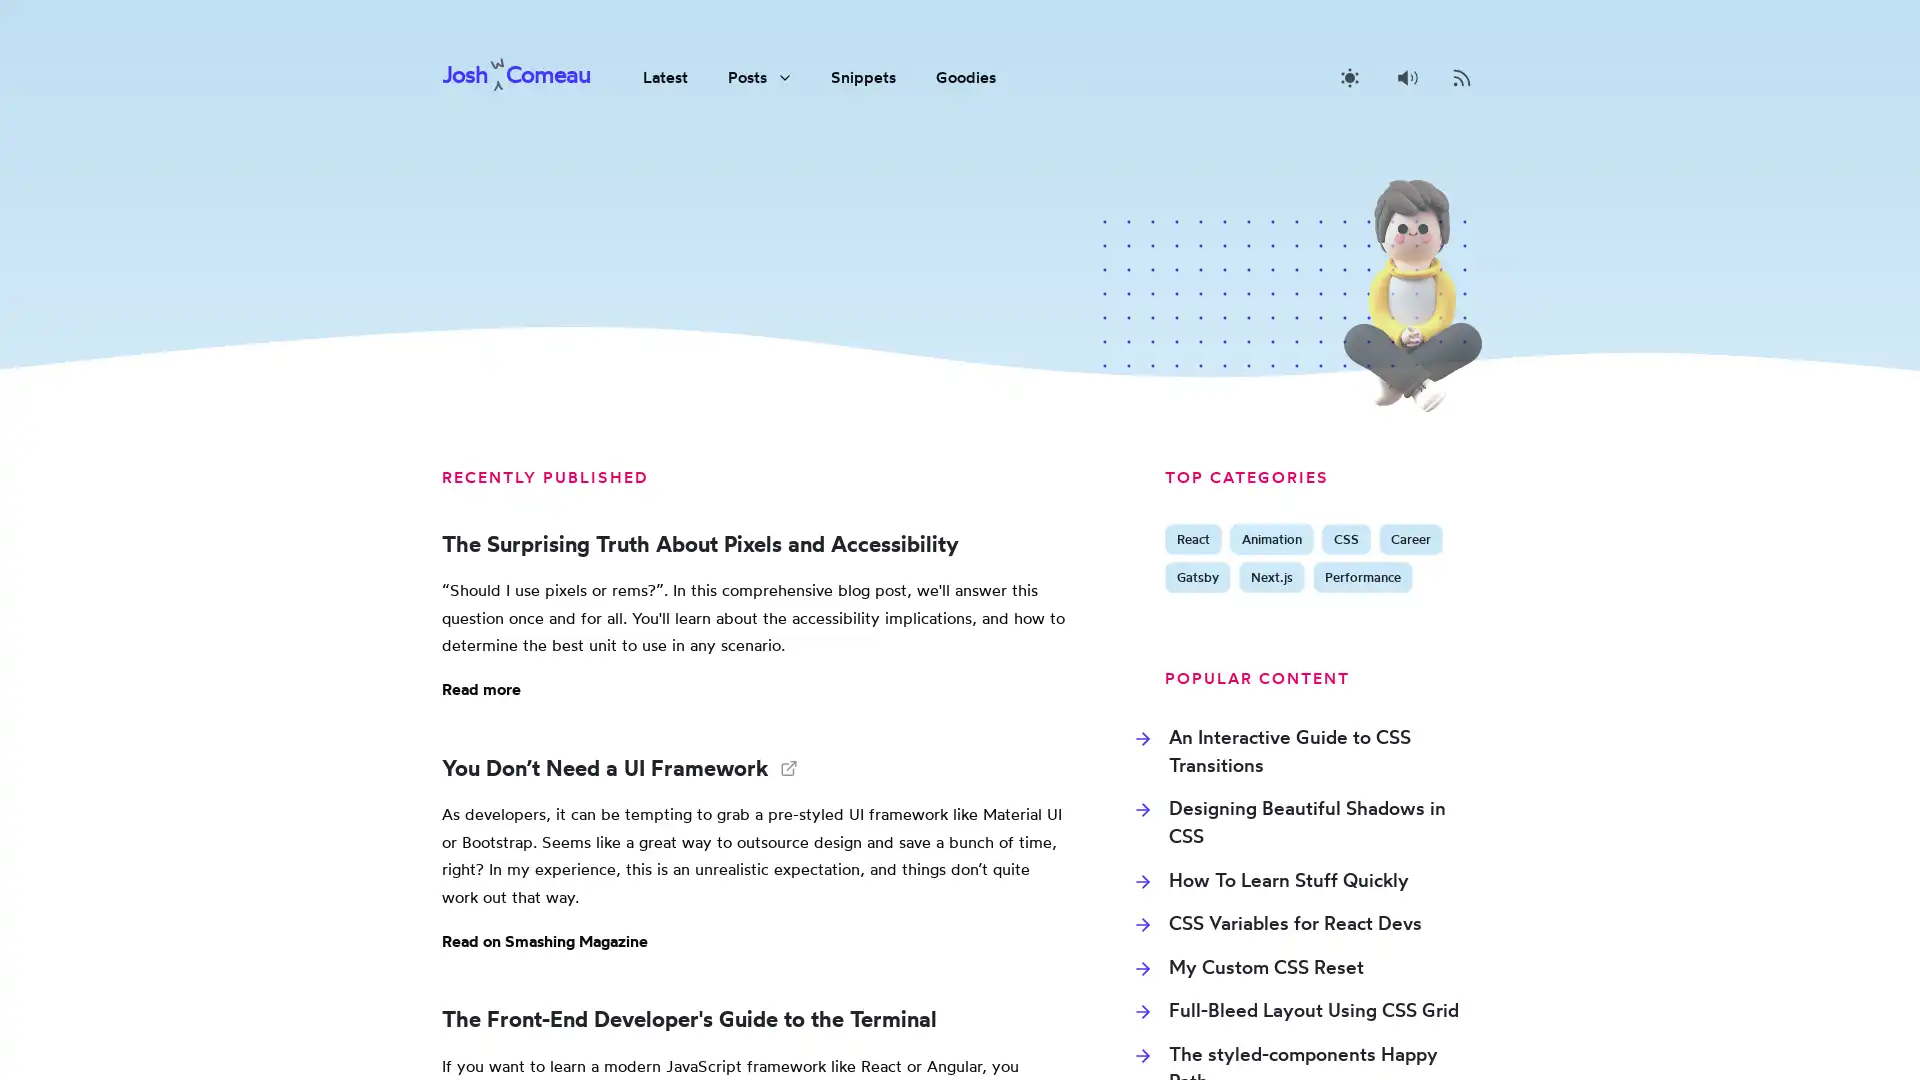 The image size is (1920, 1080). What do you see at coordinates (119, 963) in the screenshot?
I see `Disable sounds` at bounding box center [119, 963].